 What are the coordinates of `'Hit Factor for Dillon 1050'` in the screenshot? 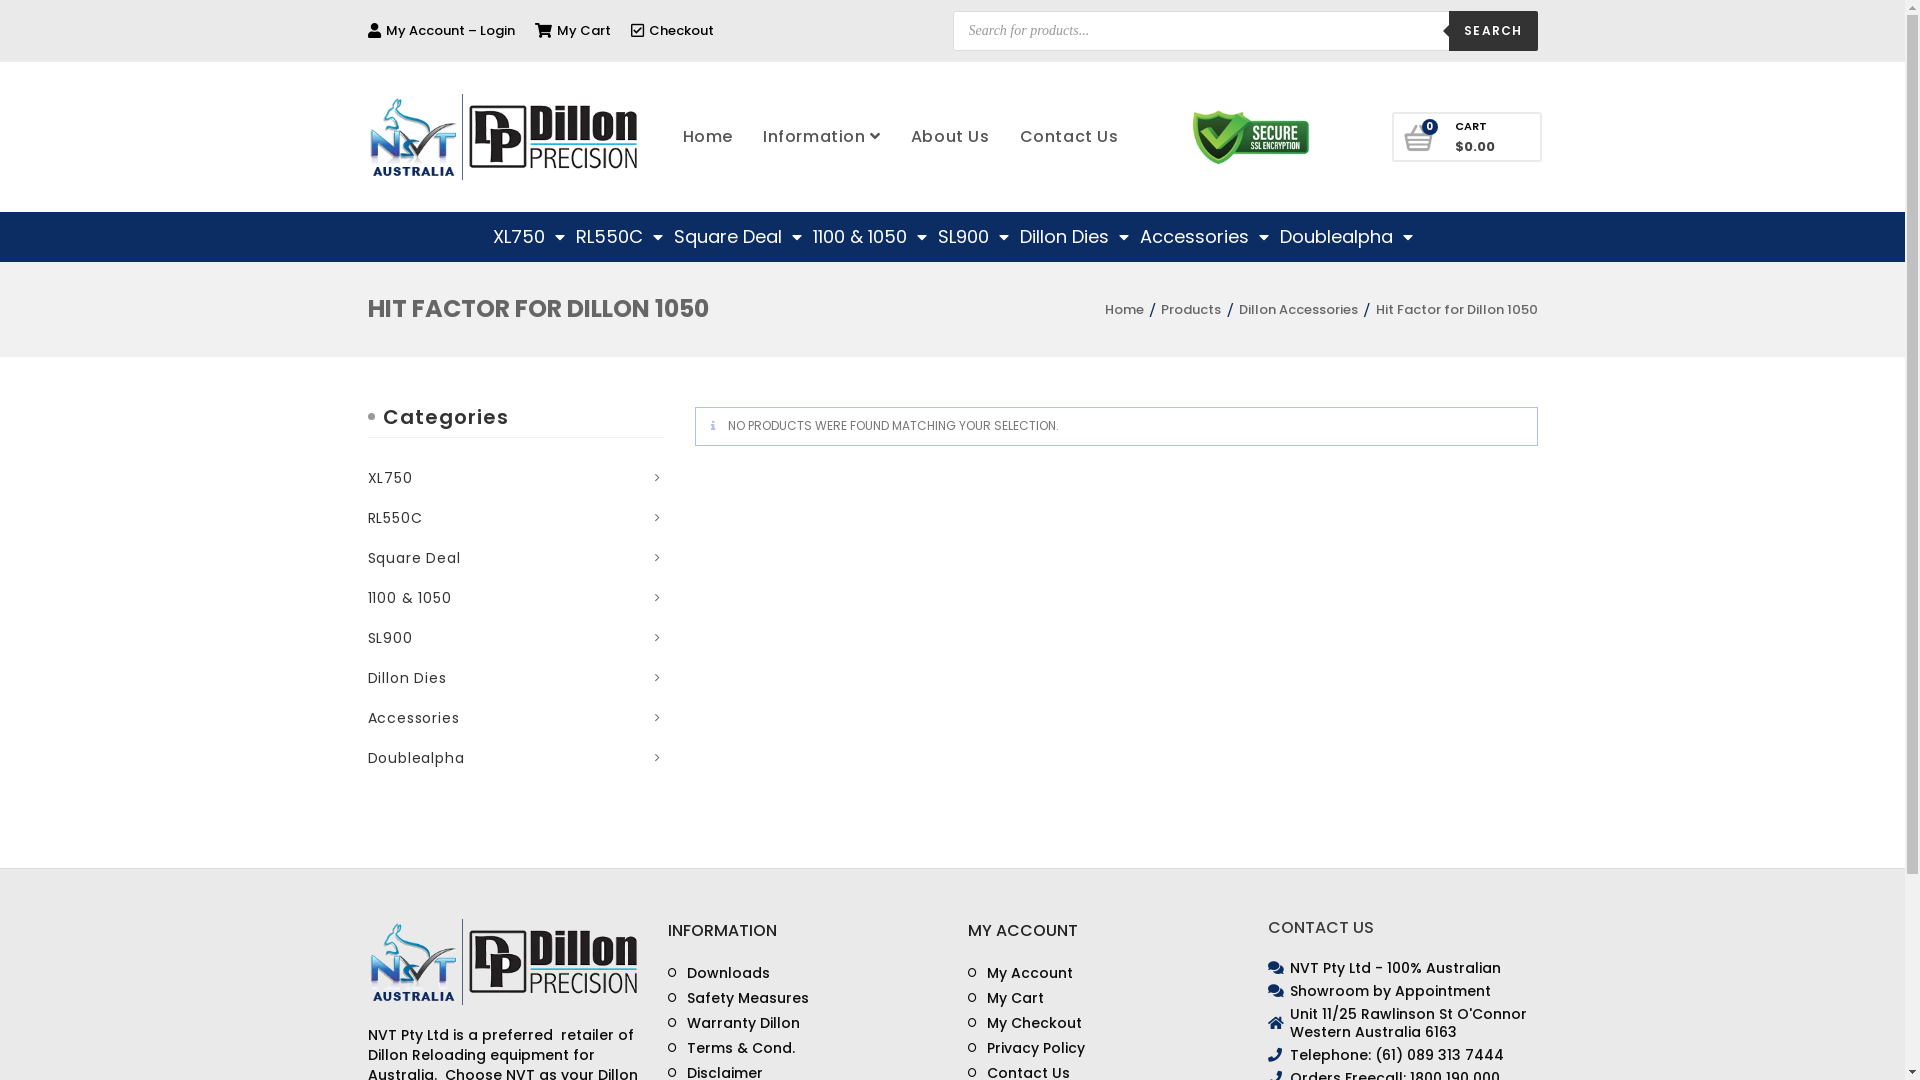 It's located at (1457, 309).